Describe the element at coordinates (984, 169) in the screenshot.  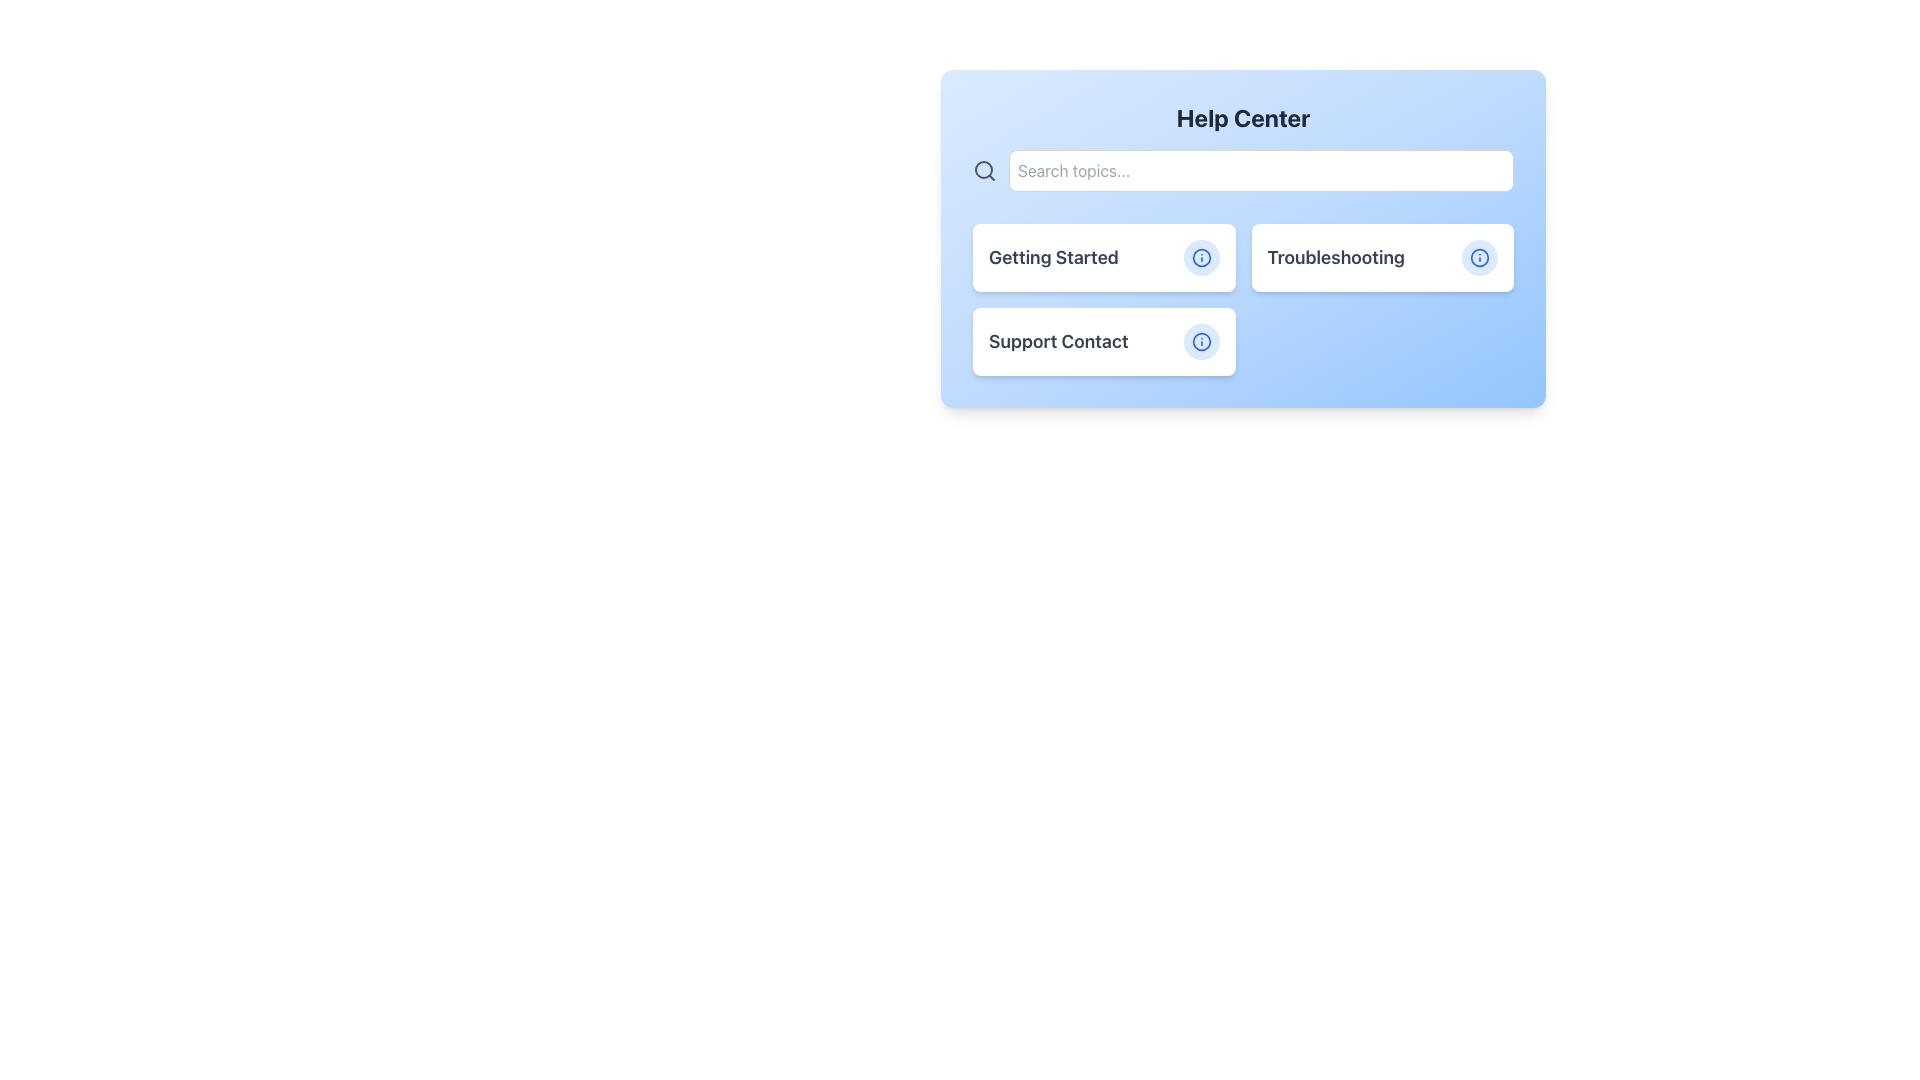
I see `the magnifying glass icon, which is styled with a circular shape and a diagonal handle, located to the left of the text input box labeled 'Search topics...'` at that location.